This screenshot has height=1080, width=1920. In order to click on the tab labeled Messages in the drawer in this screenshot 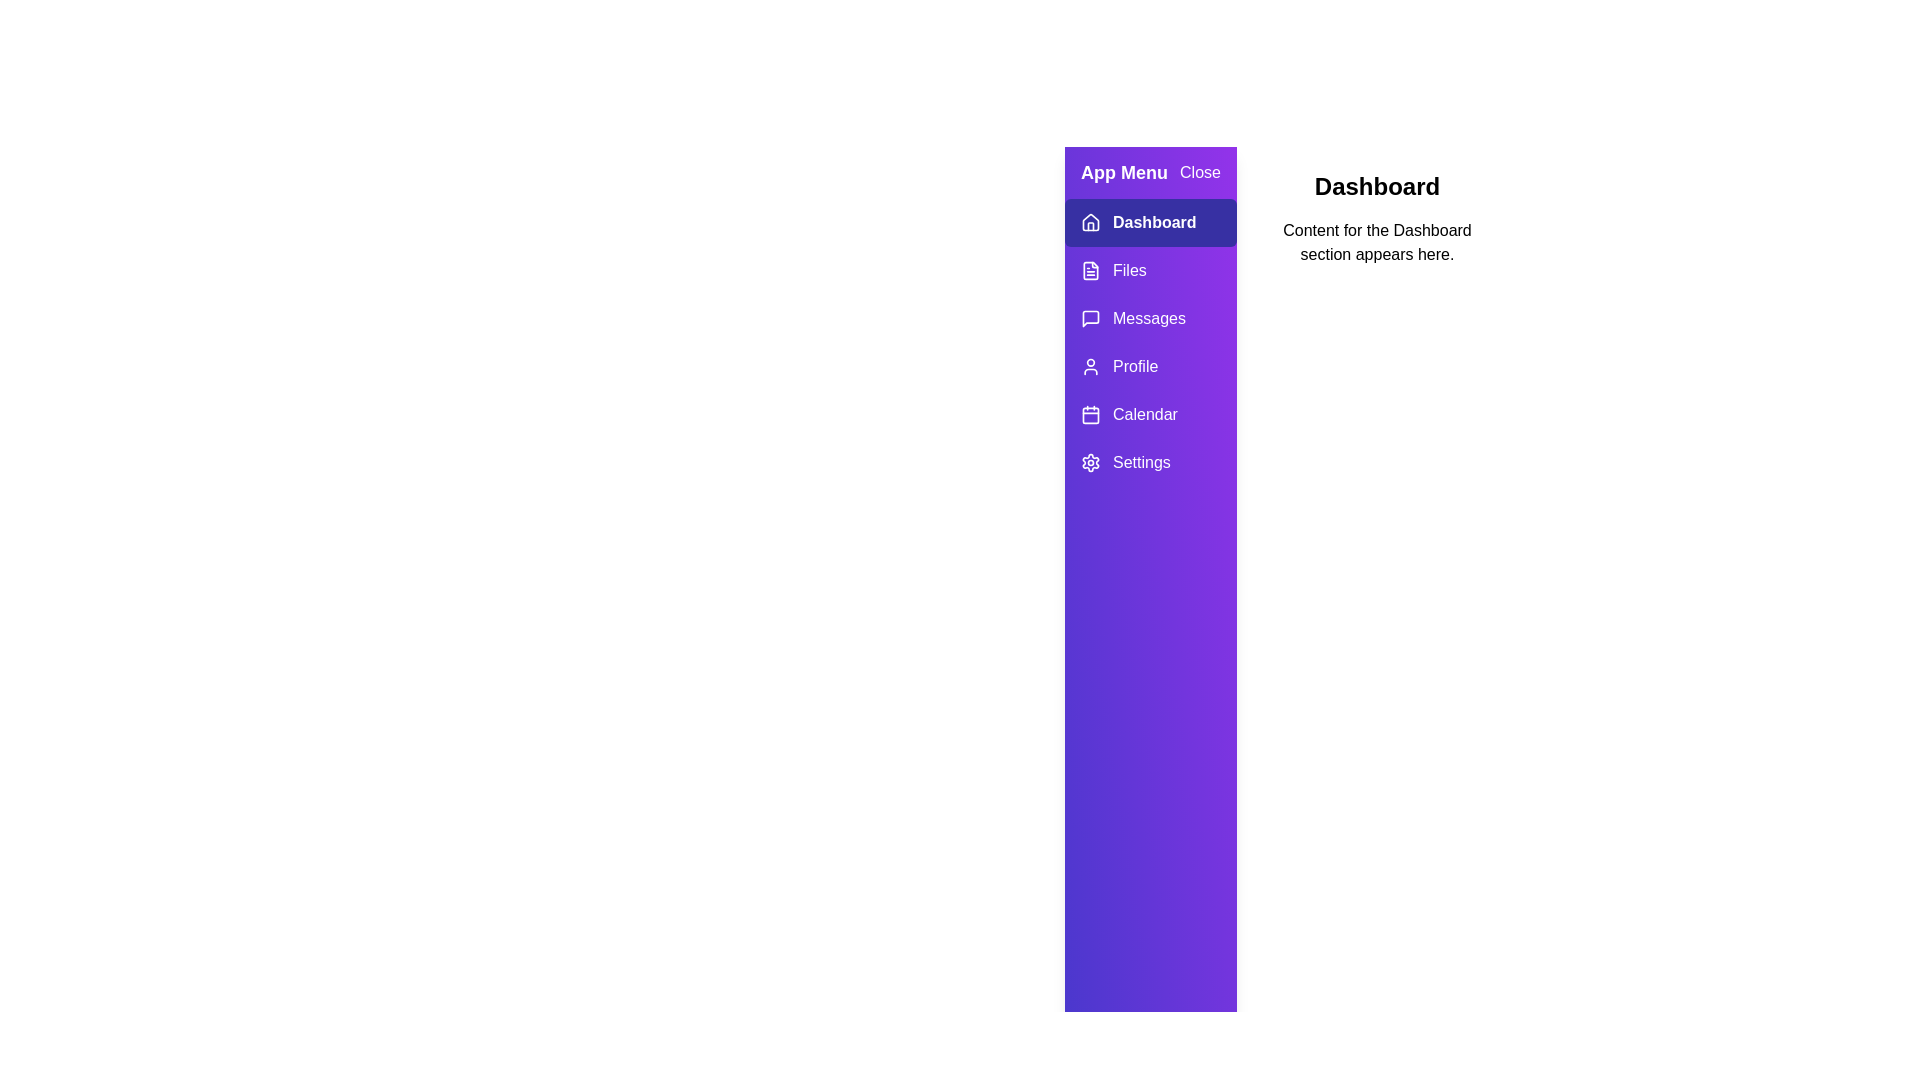, I will do `click(1151, 318)`.